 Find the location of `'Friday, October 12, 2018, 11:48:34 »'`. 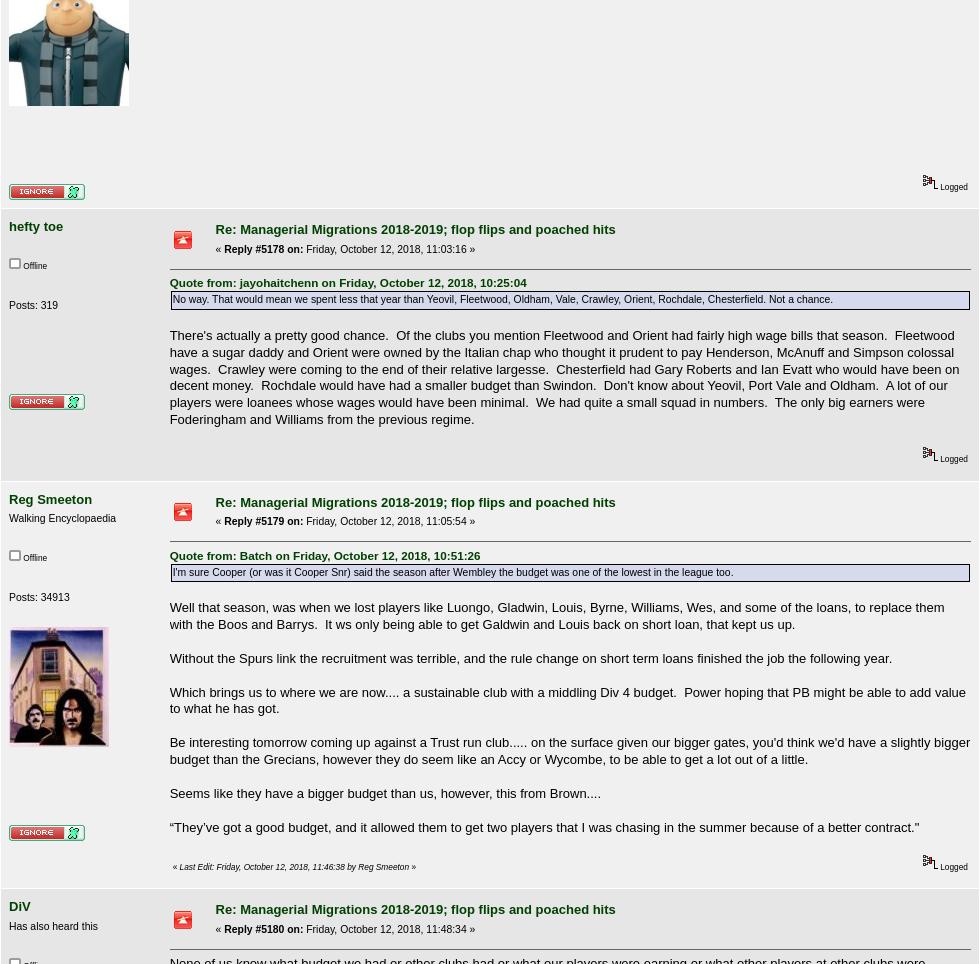

'Friday, October 12, 2018, 11:48:34 »' is located at coordinates (388, 928).